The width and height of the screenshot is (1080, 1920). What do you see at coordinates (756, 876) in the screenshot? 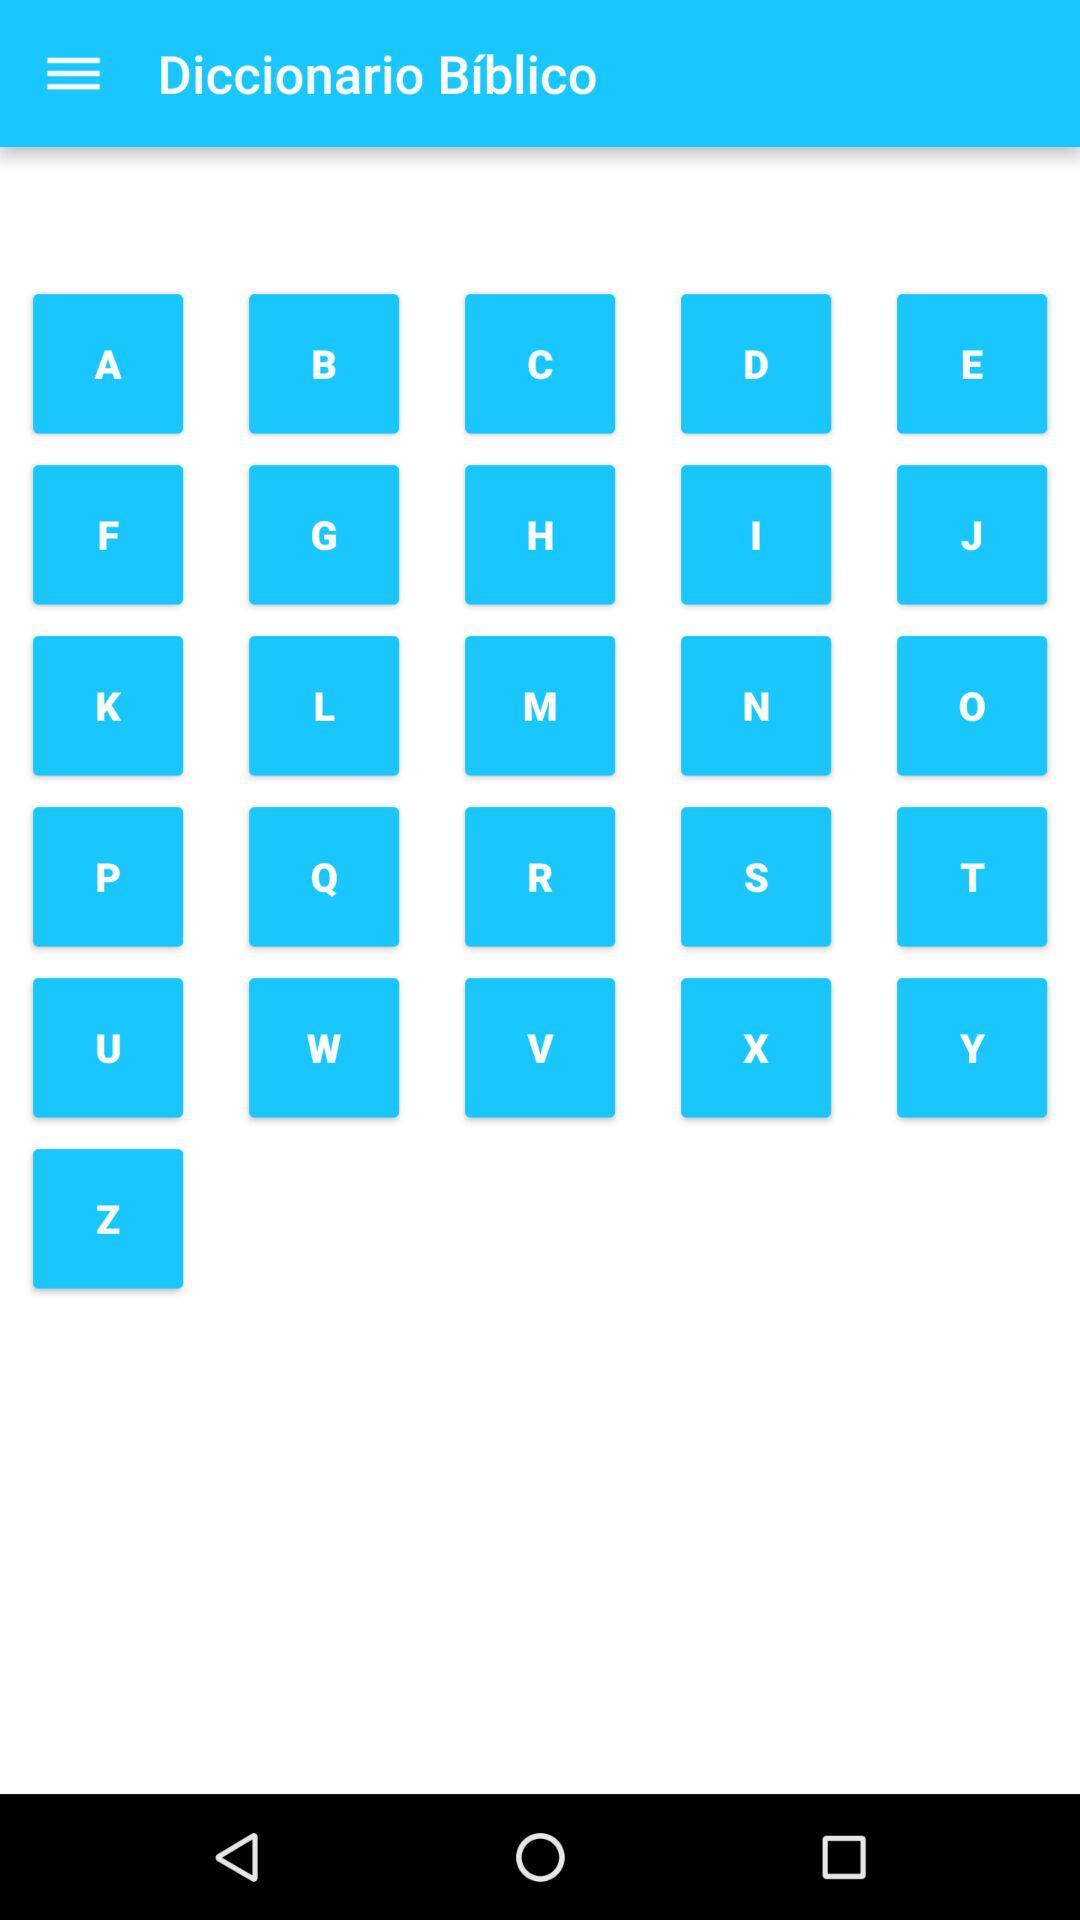
I see `button above x button` at bounding box center [756, 876].